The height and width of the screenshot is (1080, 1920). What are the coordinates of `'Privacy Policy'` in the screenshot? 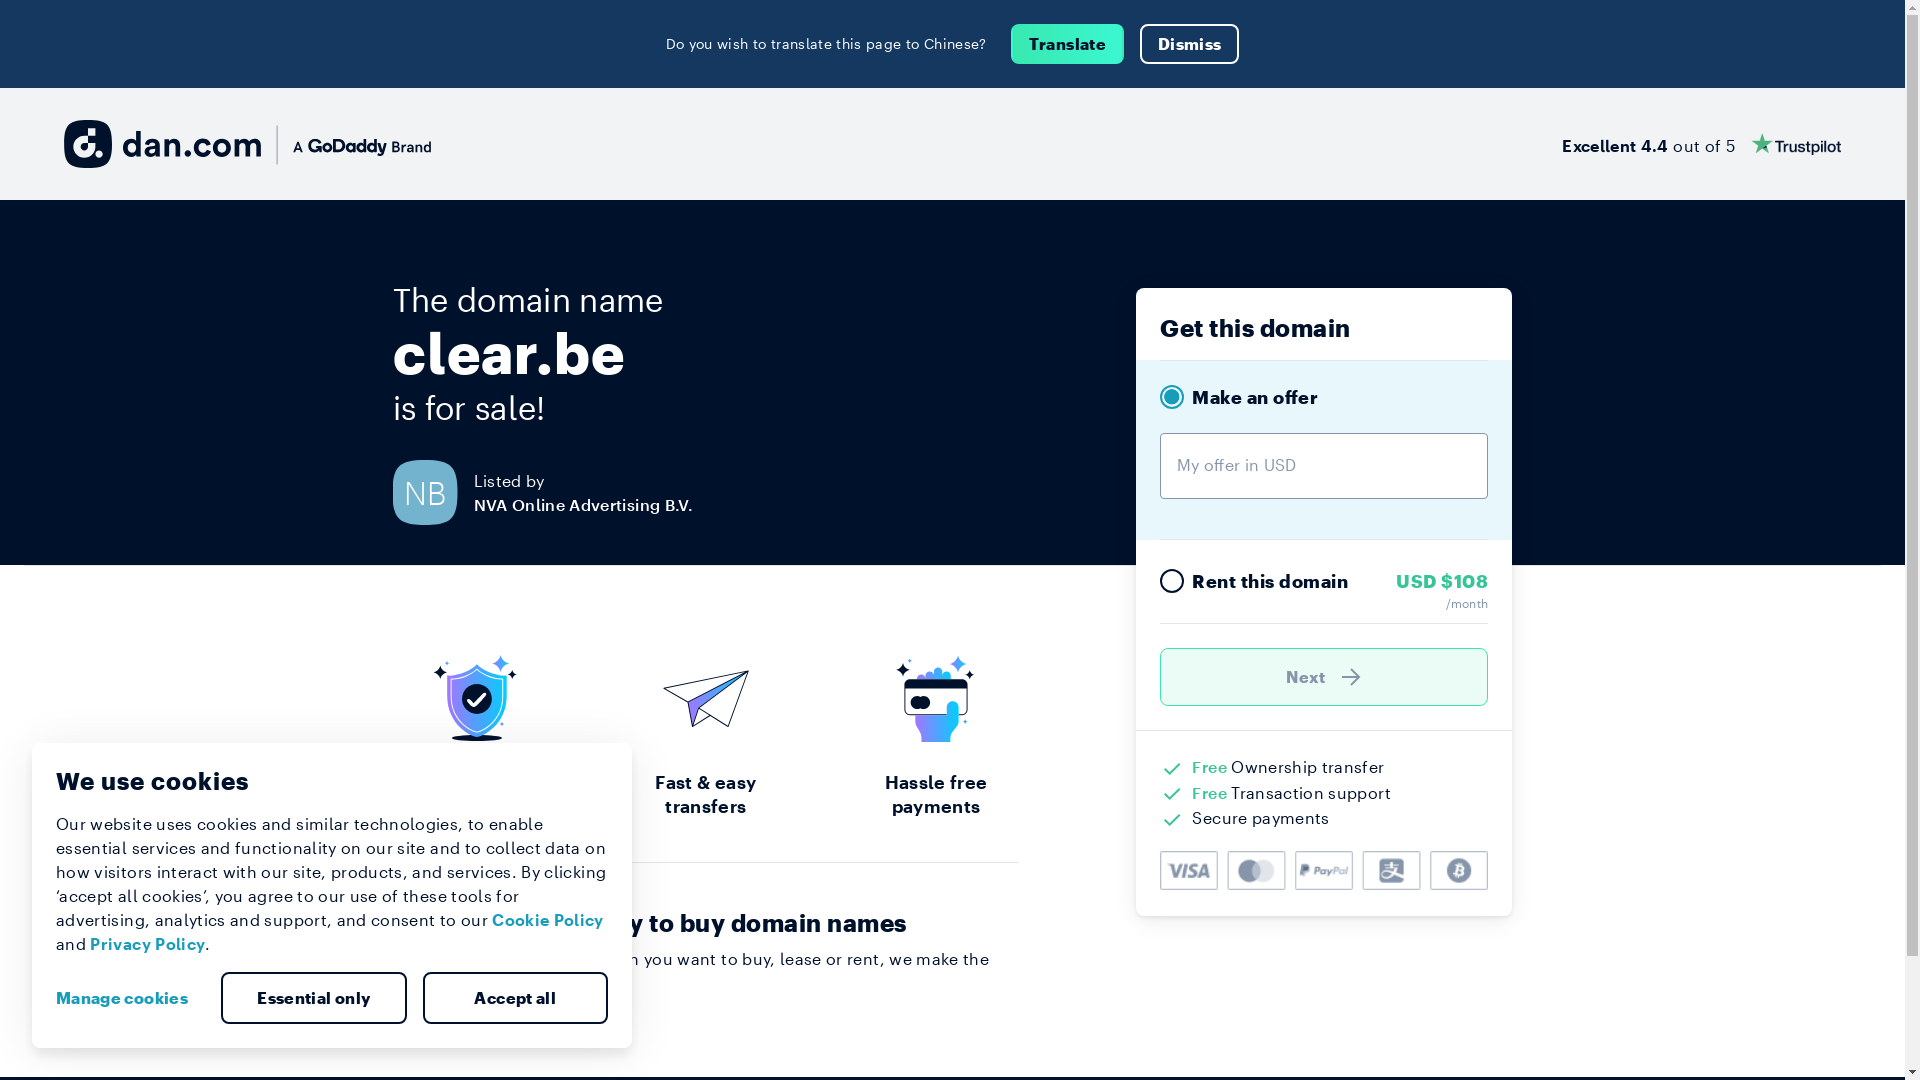 It's located at (146, 943).